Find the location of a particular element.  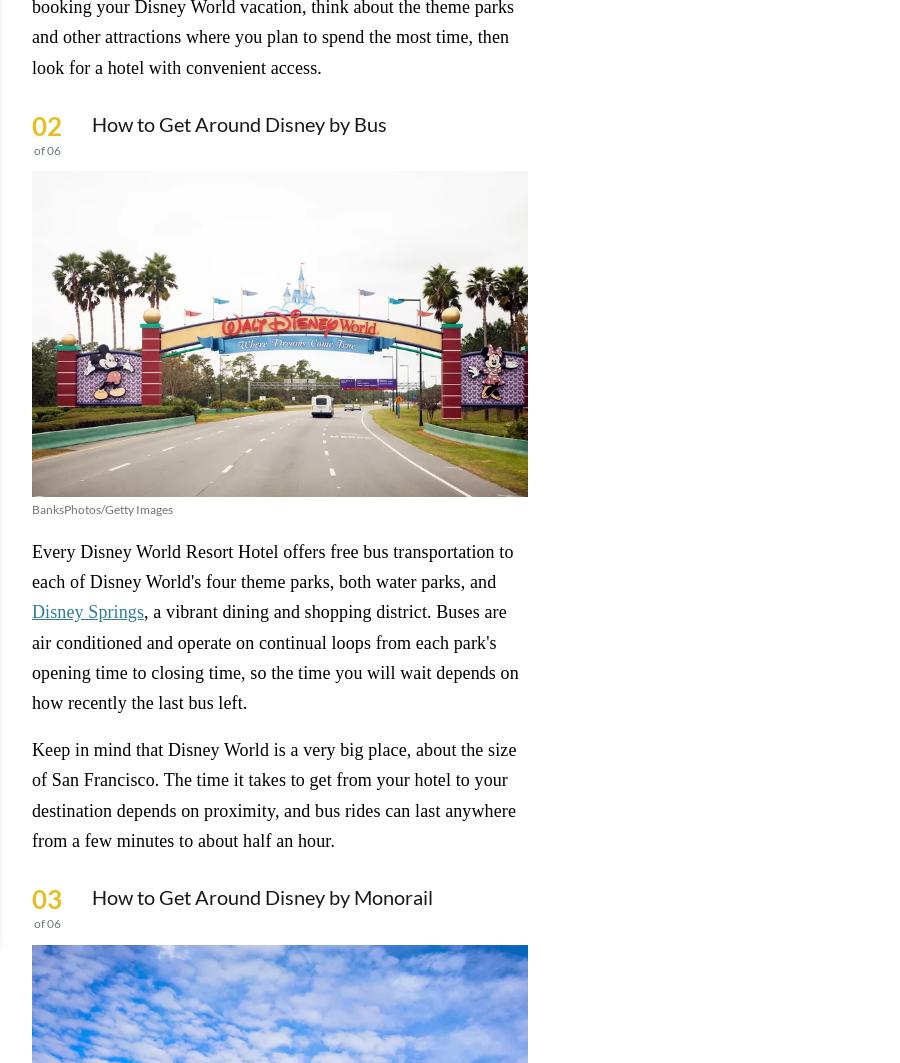

'How to Get Around Disney by Bus' is located at coordinates (238, 124).